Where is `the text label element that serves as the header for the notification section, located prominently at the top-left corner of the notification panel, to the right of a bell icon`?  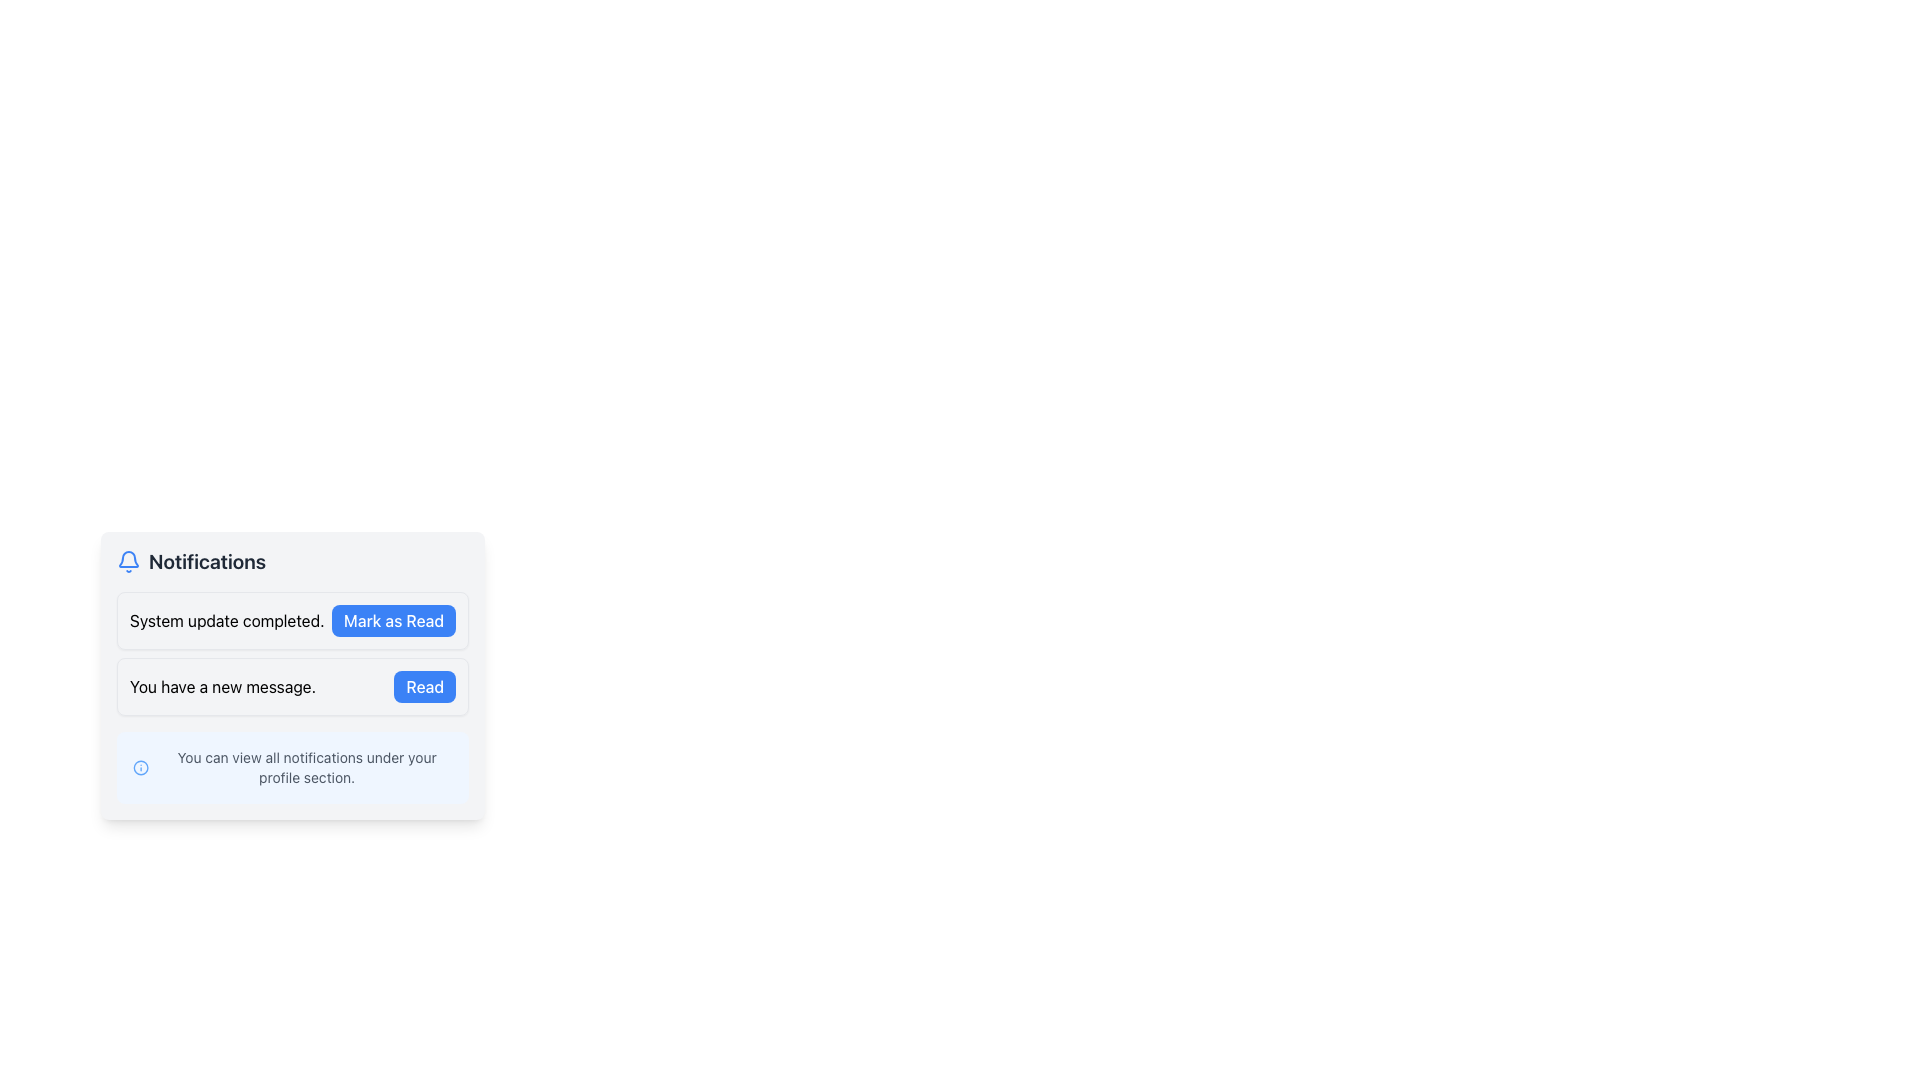 the text label element that serves as the header for the notification section, located prominently at the top-left corner of the notification panel, to the right of a bell icon is located at coordinates (207, 562).